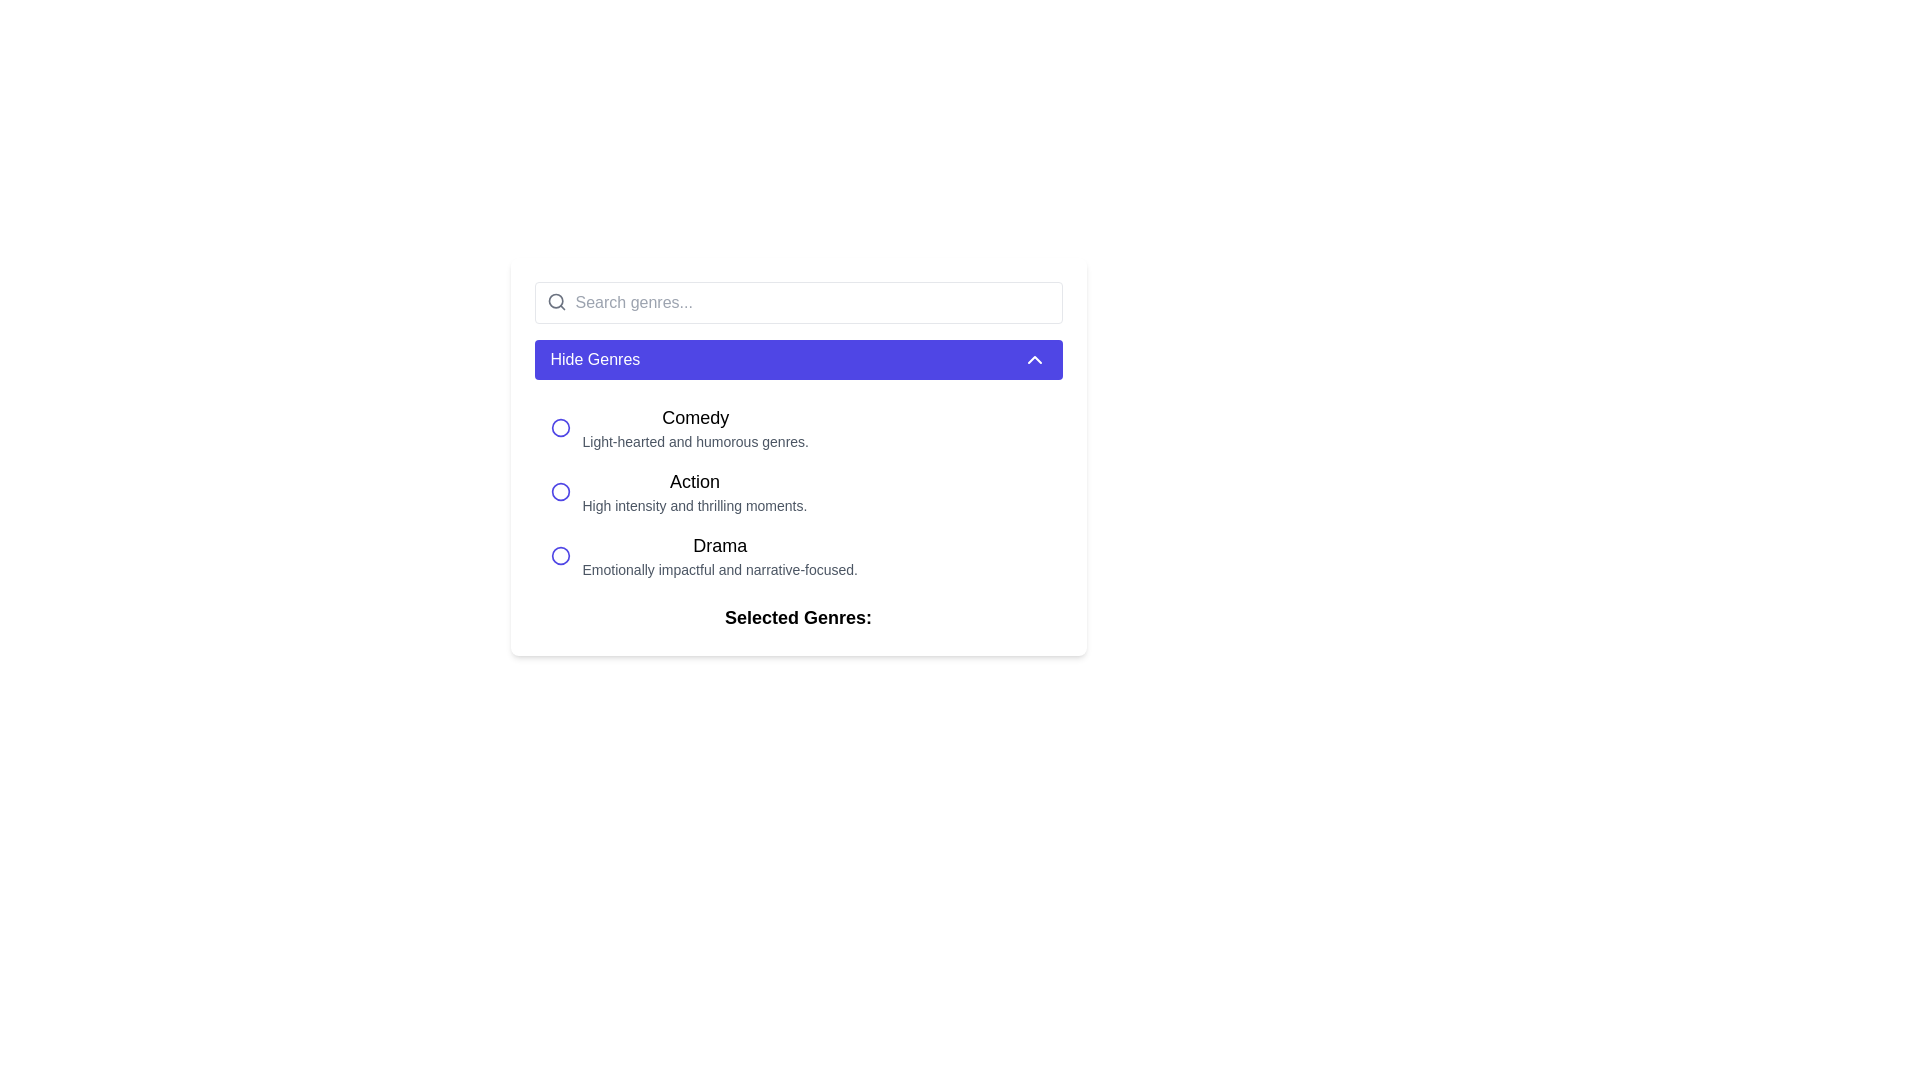 This screenshot has height=1080, width=1920. I want to click on the 'Action' genre option selector, so click(797, 492).